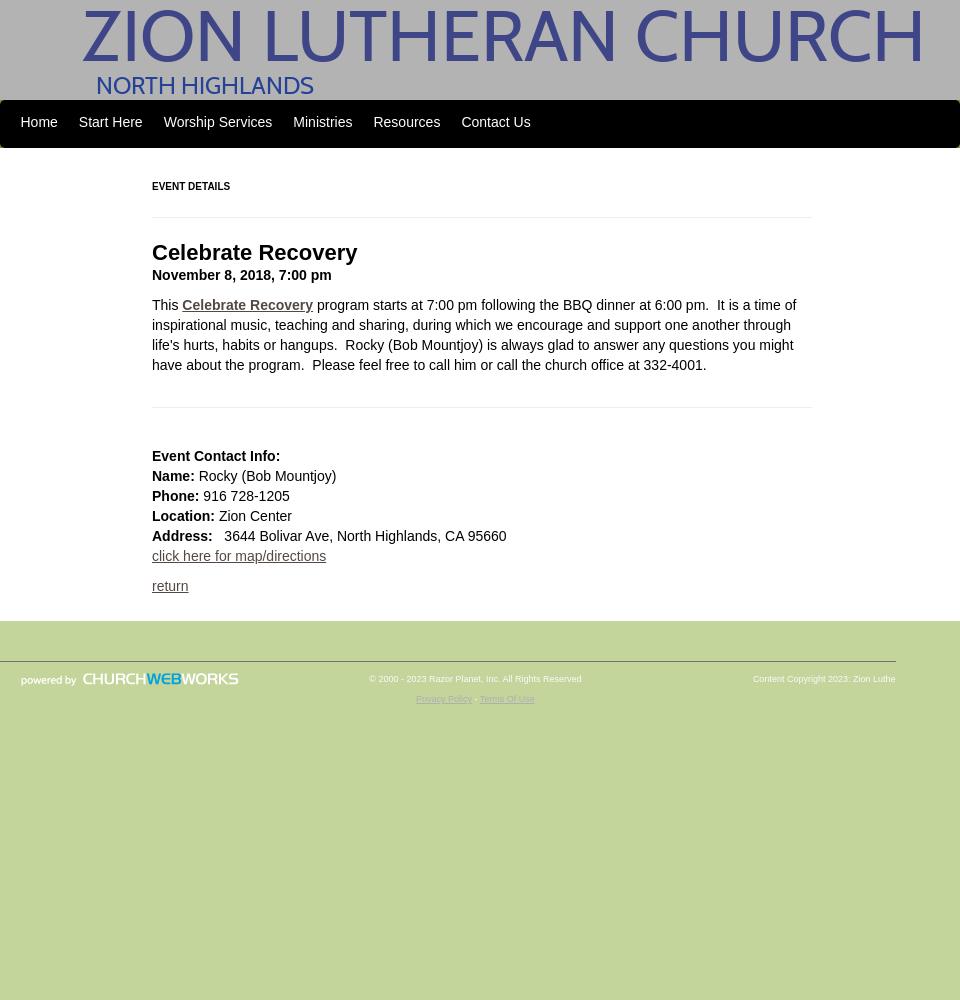 This screenshot has width=960, height=1000. Describe the element at coordinates (240, 275) in the screenshot. I see `'November 8, 2018, 7:00 pm'` at that location.